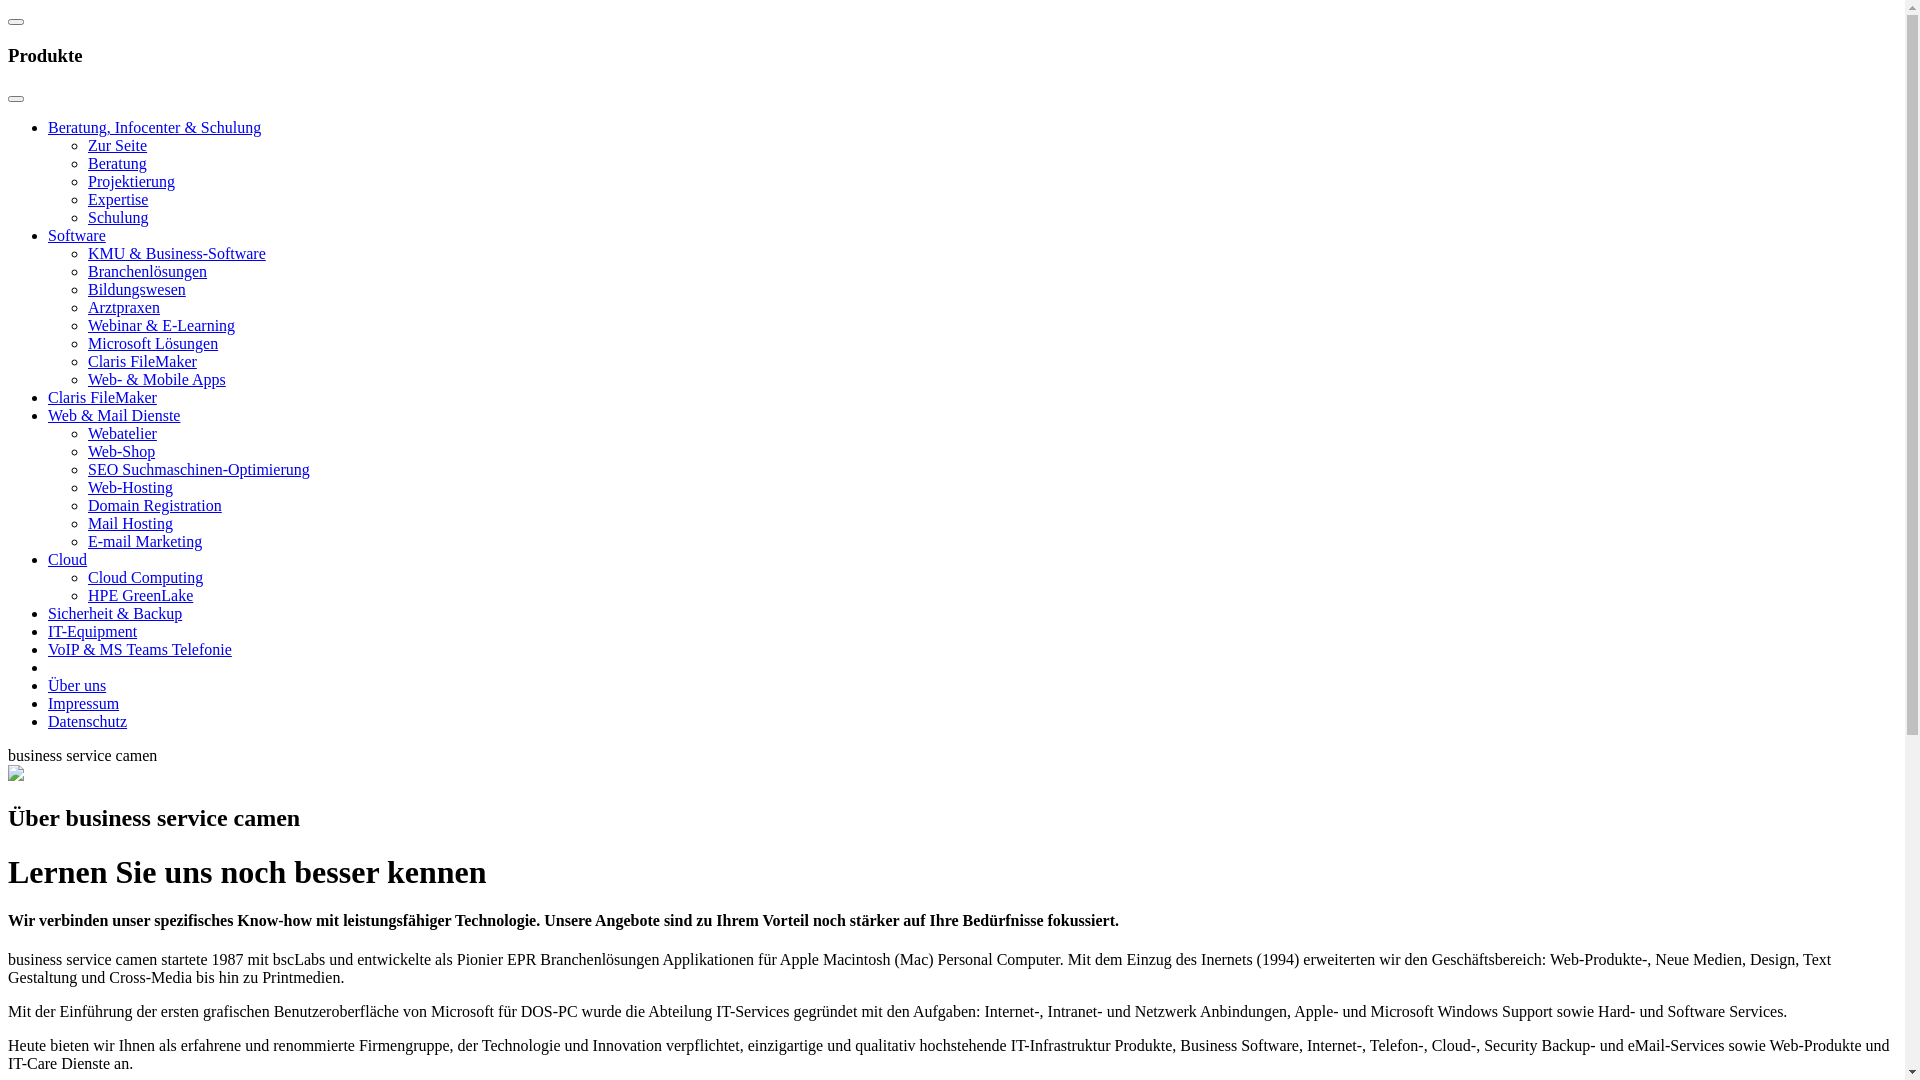  Describe the element at coordinates (129, 522) in the screenshot. I see `'Mail Hosting'` at that location.